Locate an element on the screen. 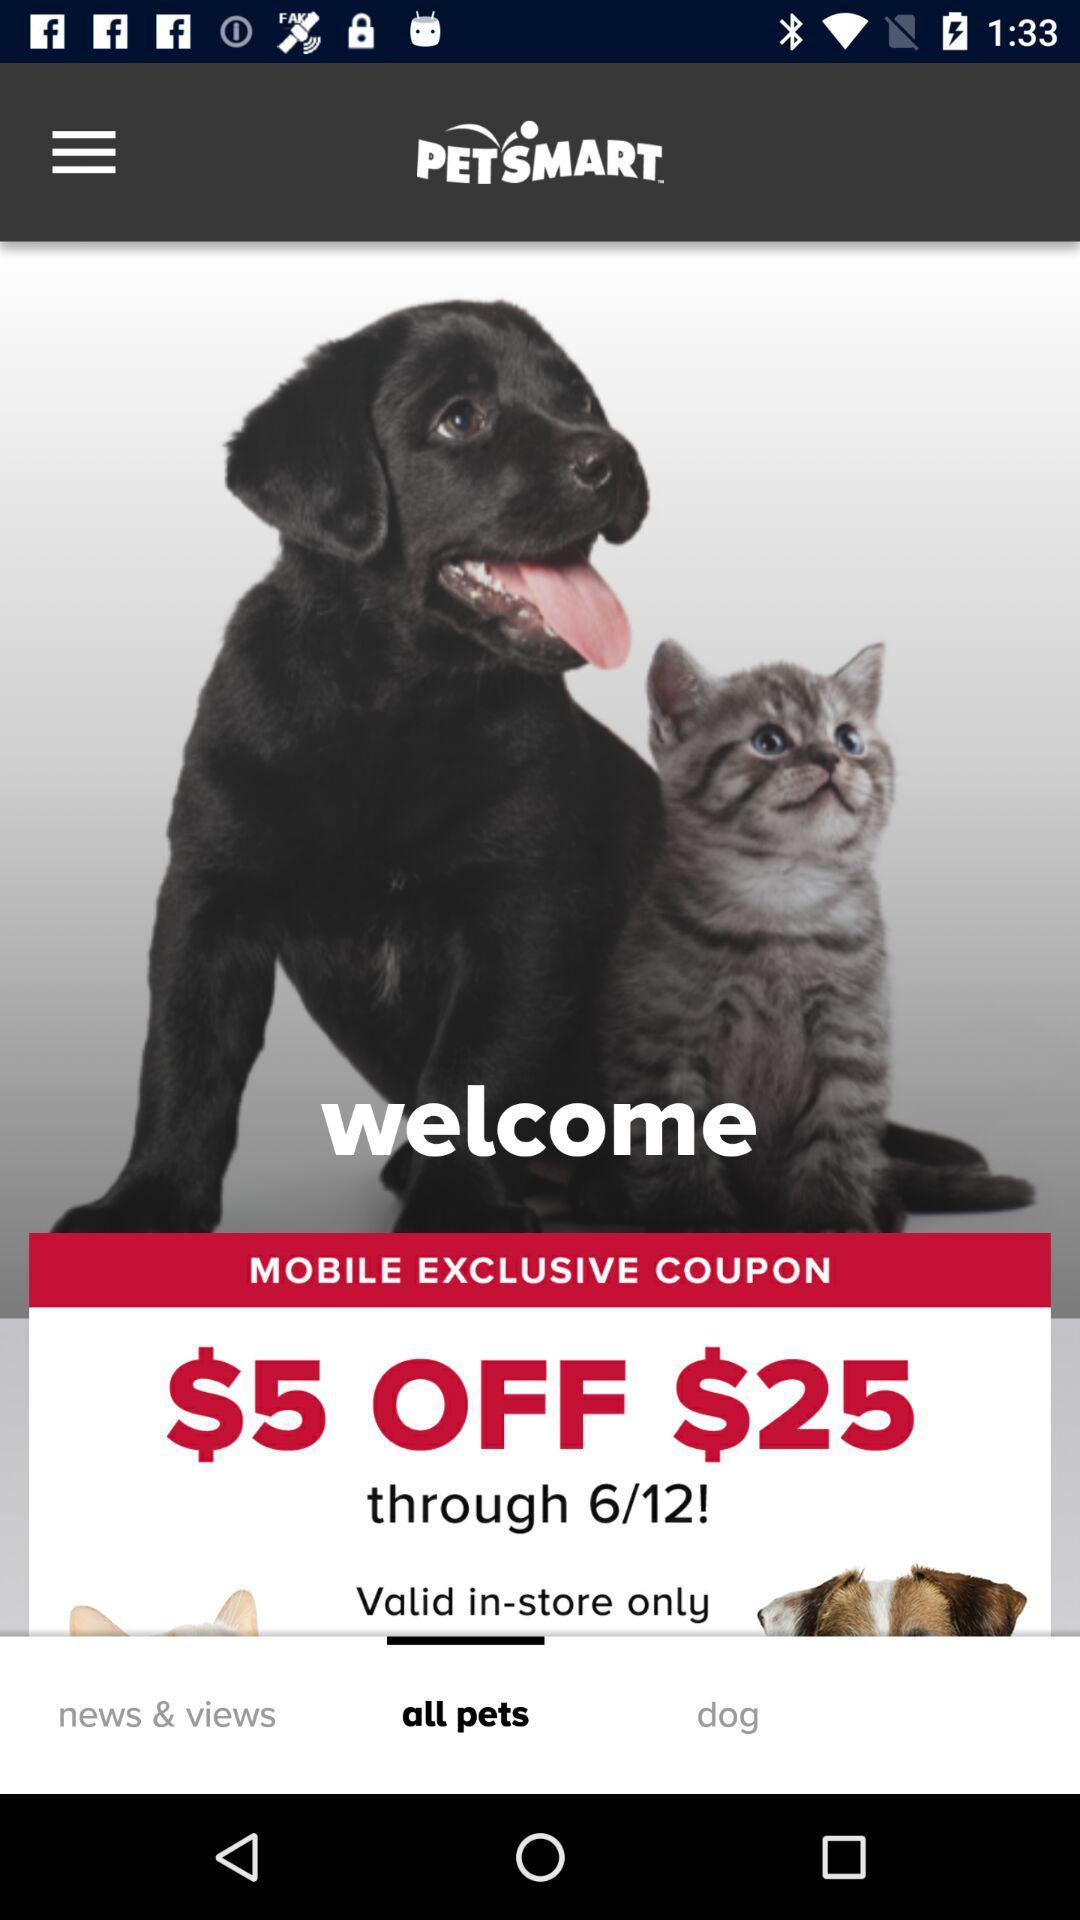  news & views item is located at coordinates (166, 1714).